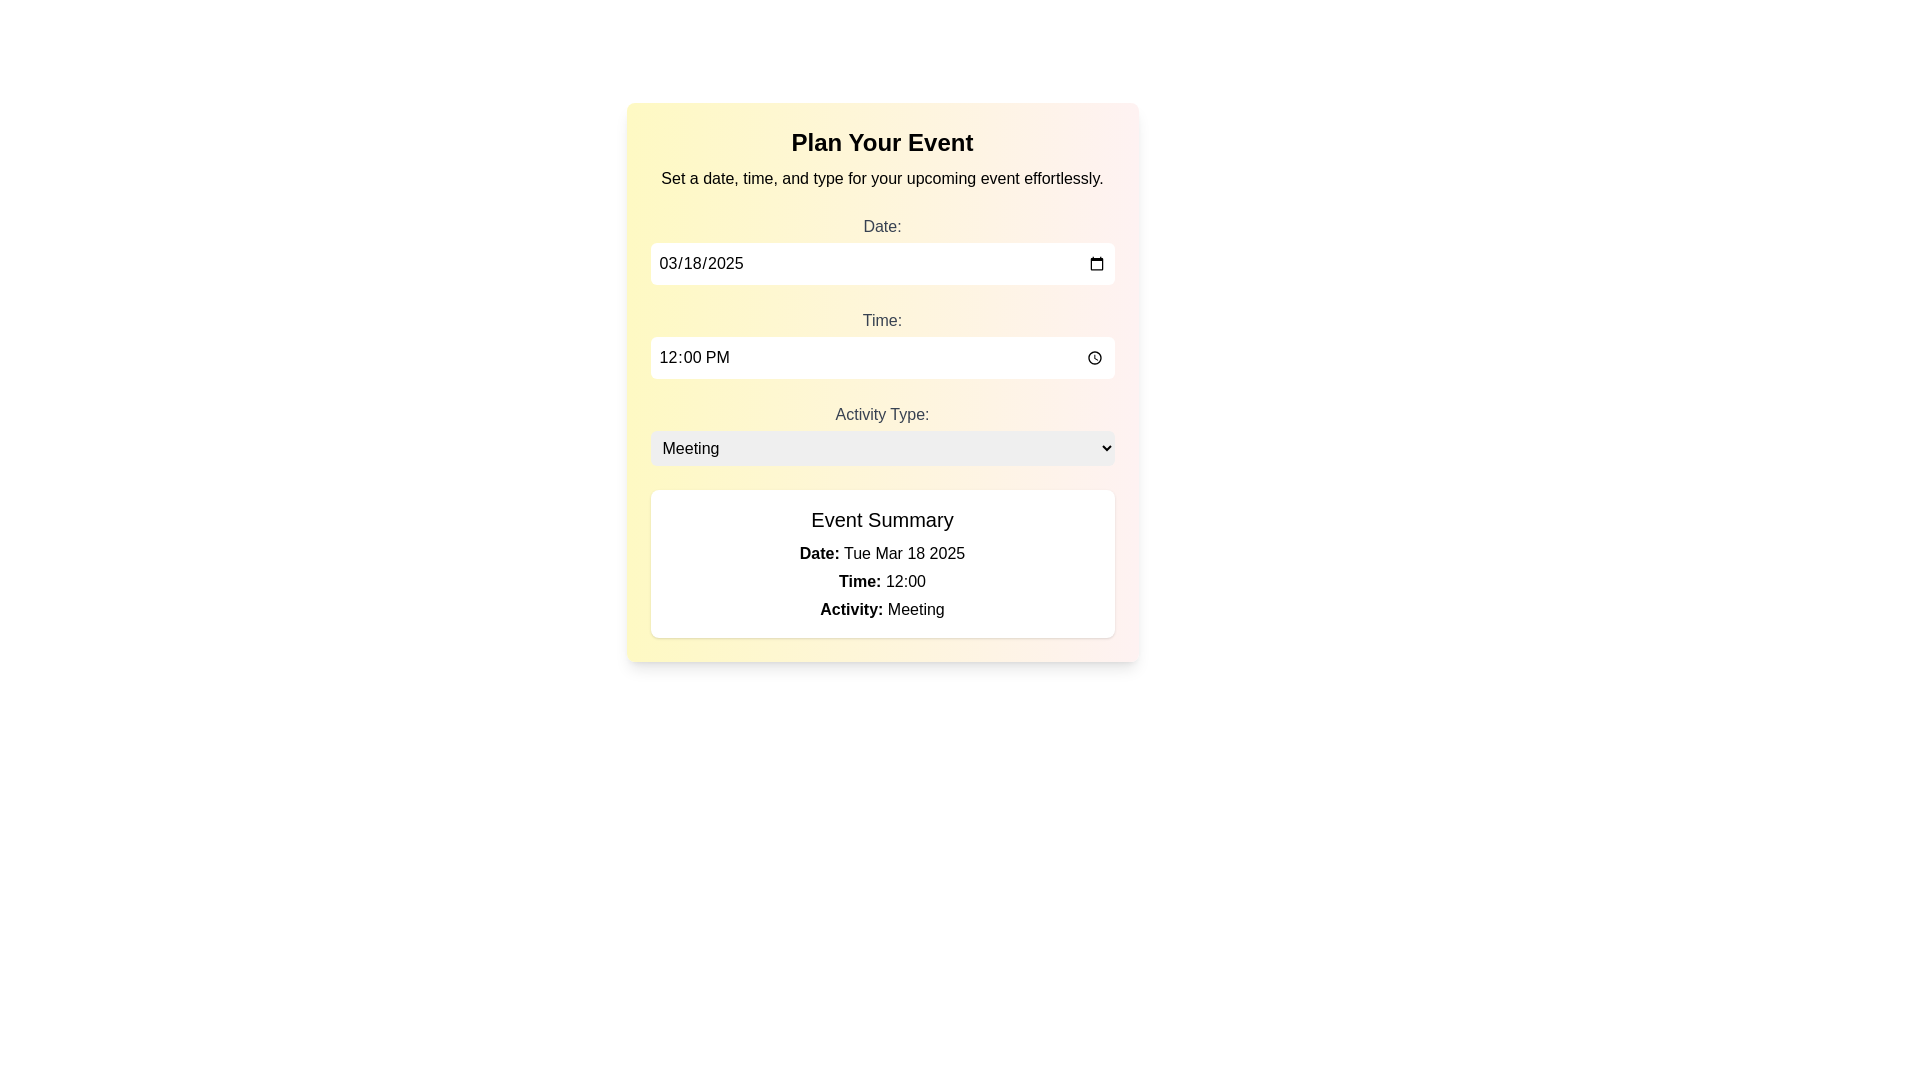  What do you see at coordinates (881, 157) in the screenshot?
I see `the instructional header static text block that guides users on setting up event details, located above the input fields for date, time, and activity type` at bounding box center [881, 157].